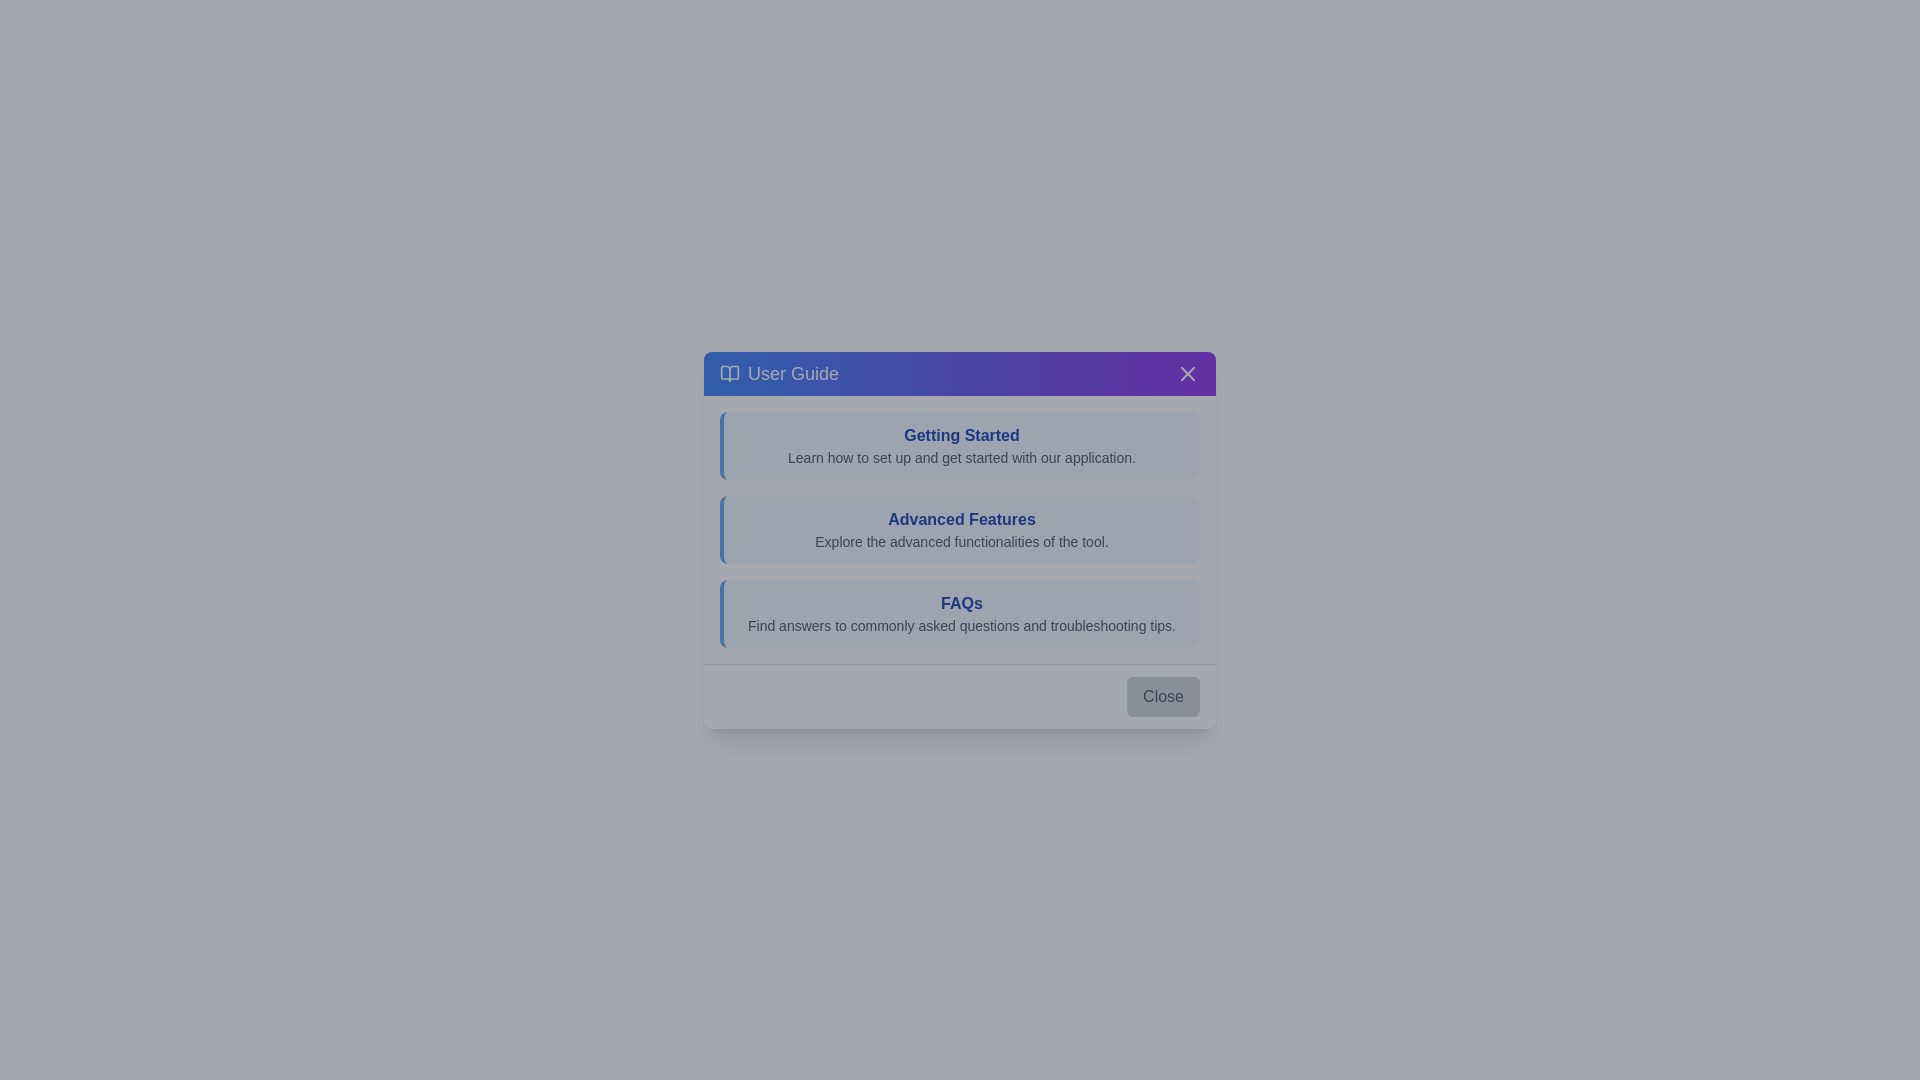  What do you see at coordinates (1163, 695) in the screenshot?
I see `the 'Close' button with a light gray background and rounded corners located at the bottom-right corner of the dialog box for keyboard interaction` at bounding box center [1163, 695].